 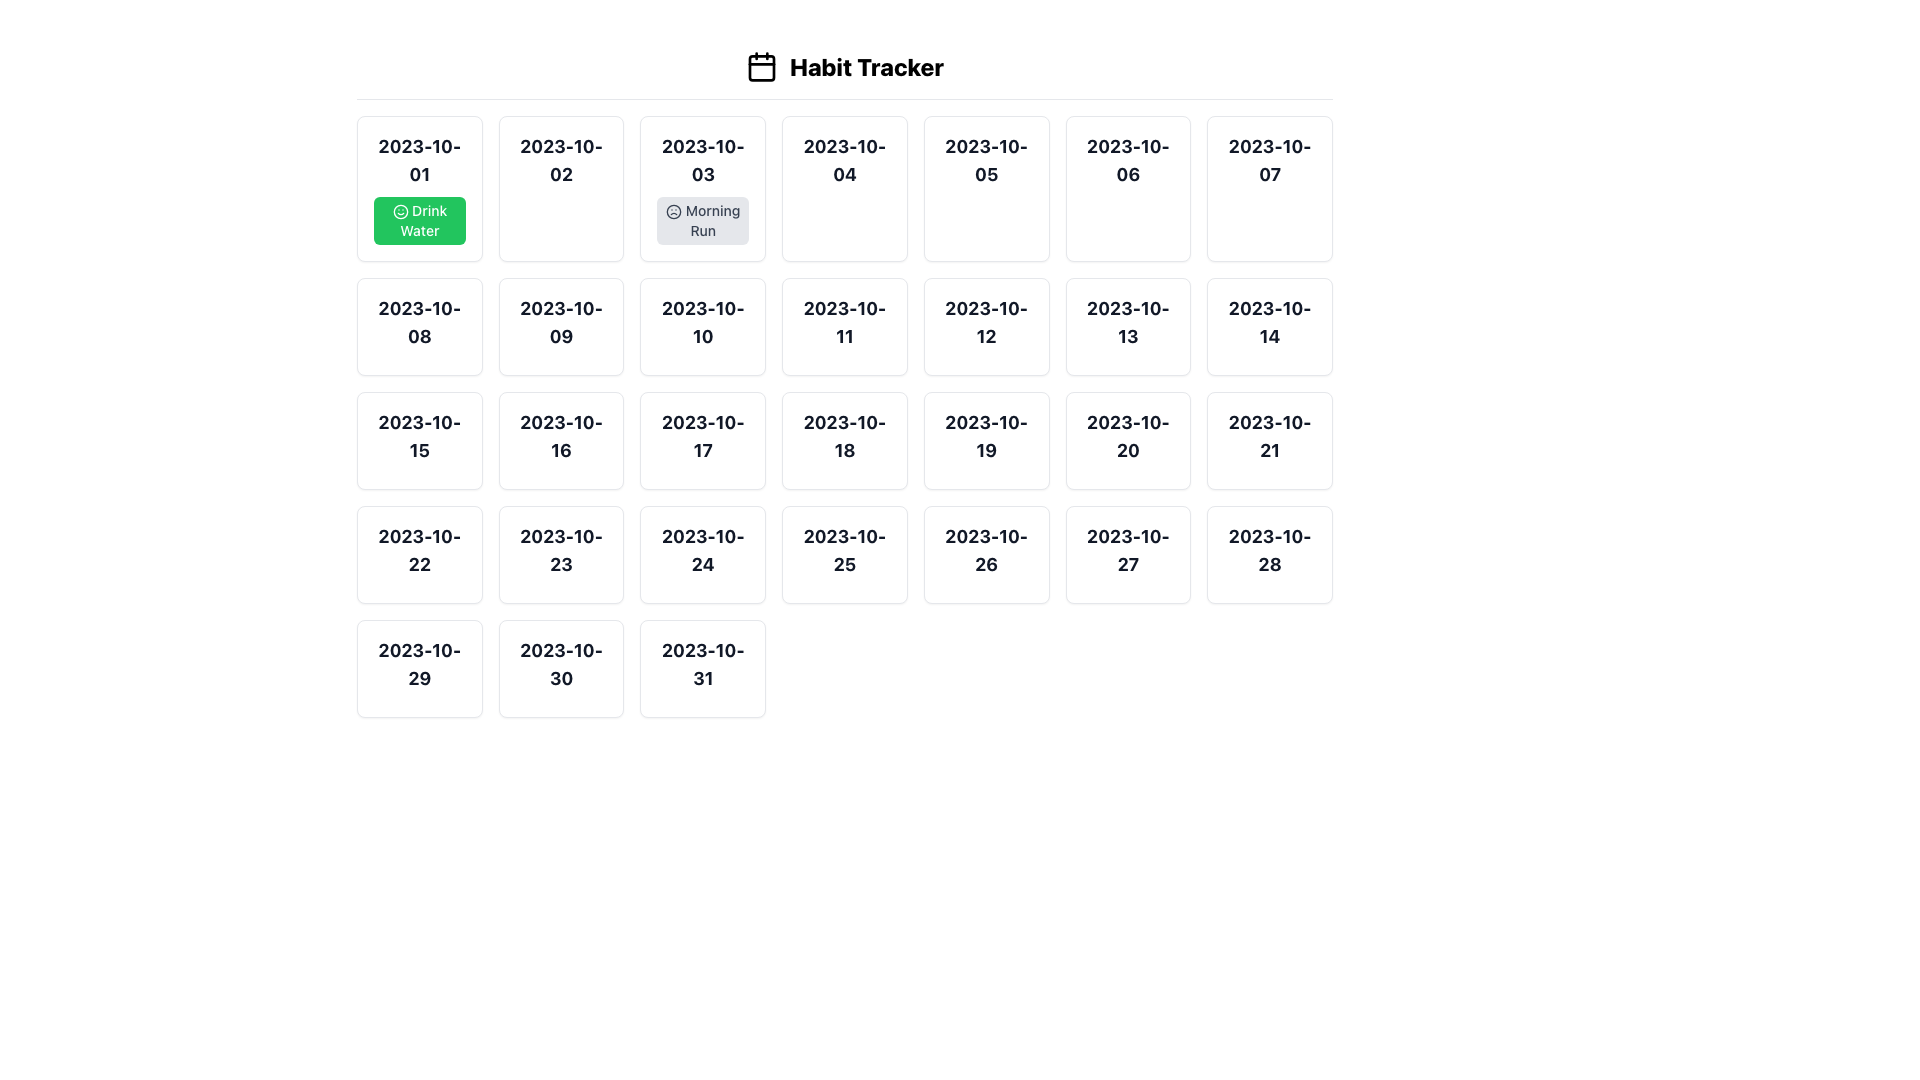 What do you see at coordinates (844, 189) in the screenshot?
I see `the card-like component displaying the date '2023-10-04', which has a white background and is located in the first row and fourth column of the grid layout` at bounding box center [844, 189].